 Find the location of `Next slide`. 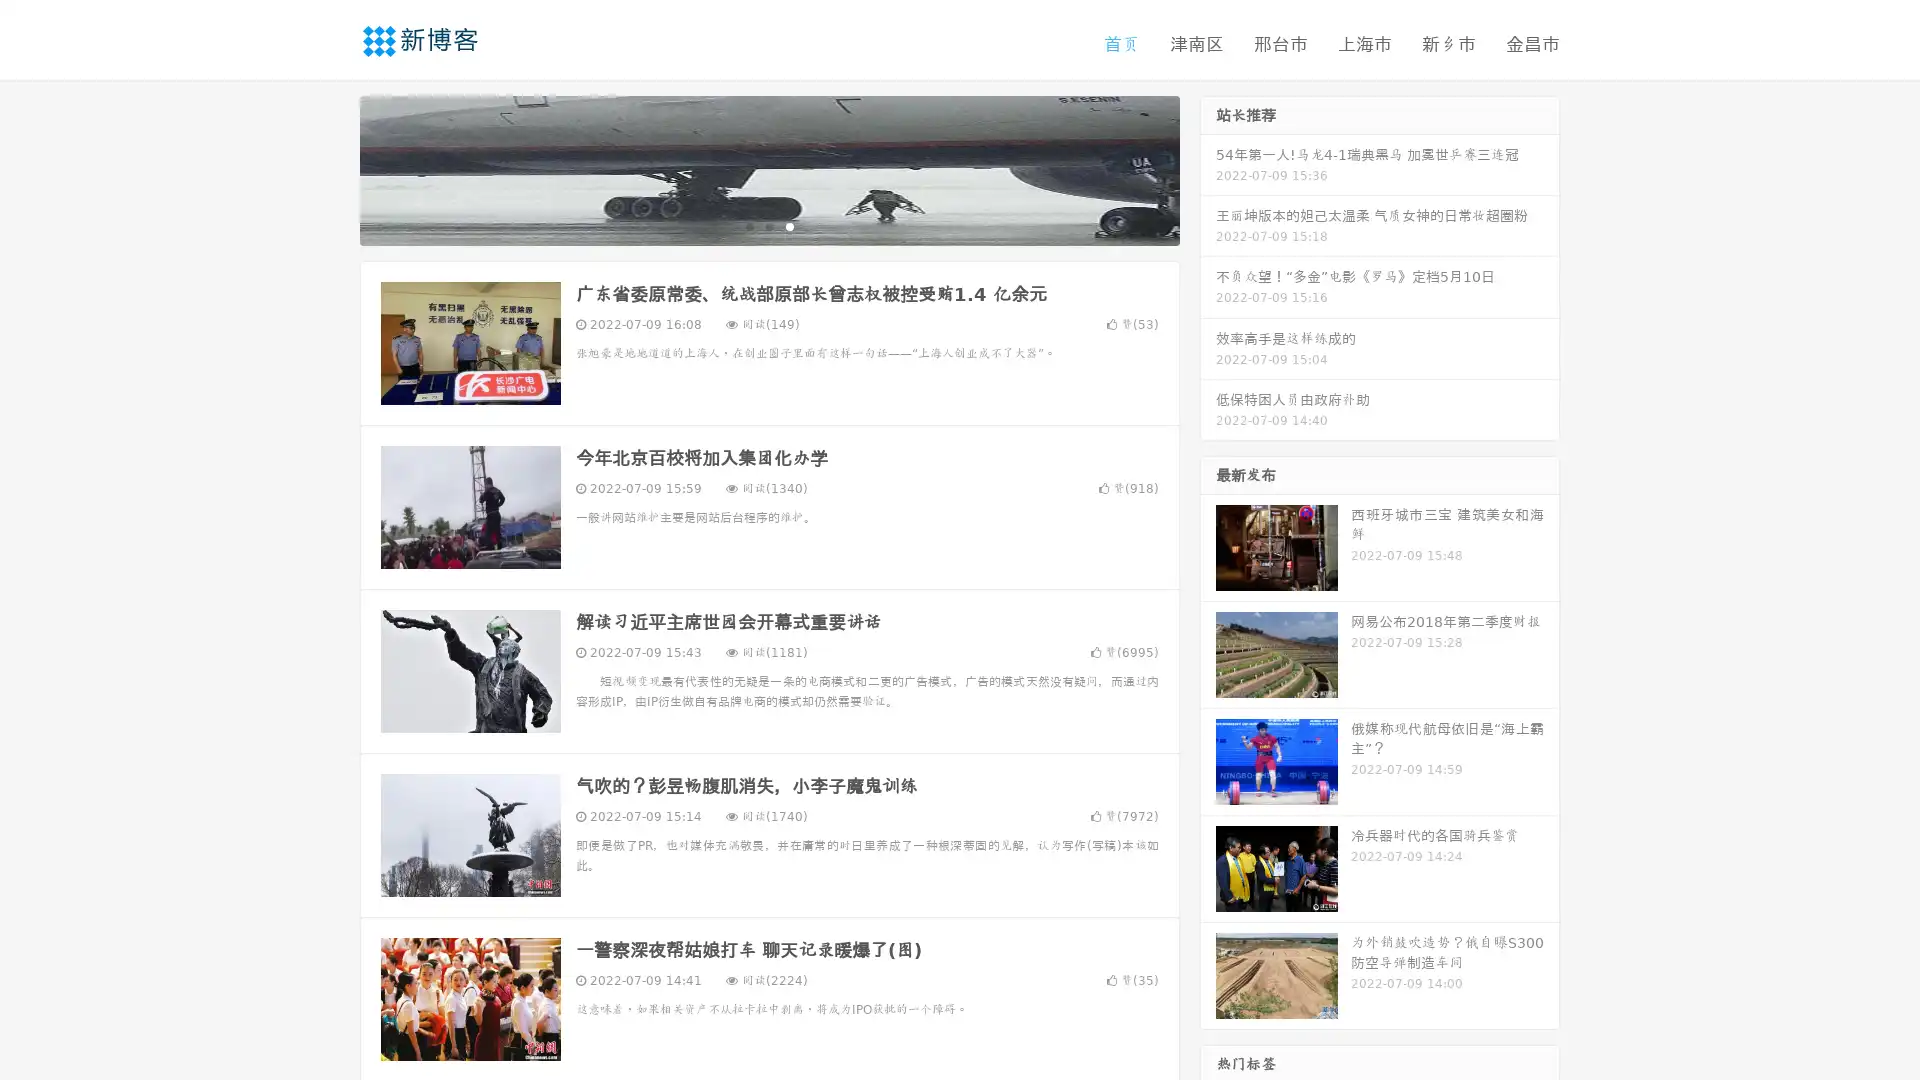

Next slide is located at coordinates (1208, 168).